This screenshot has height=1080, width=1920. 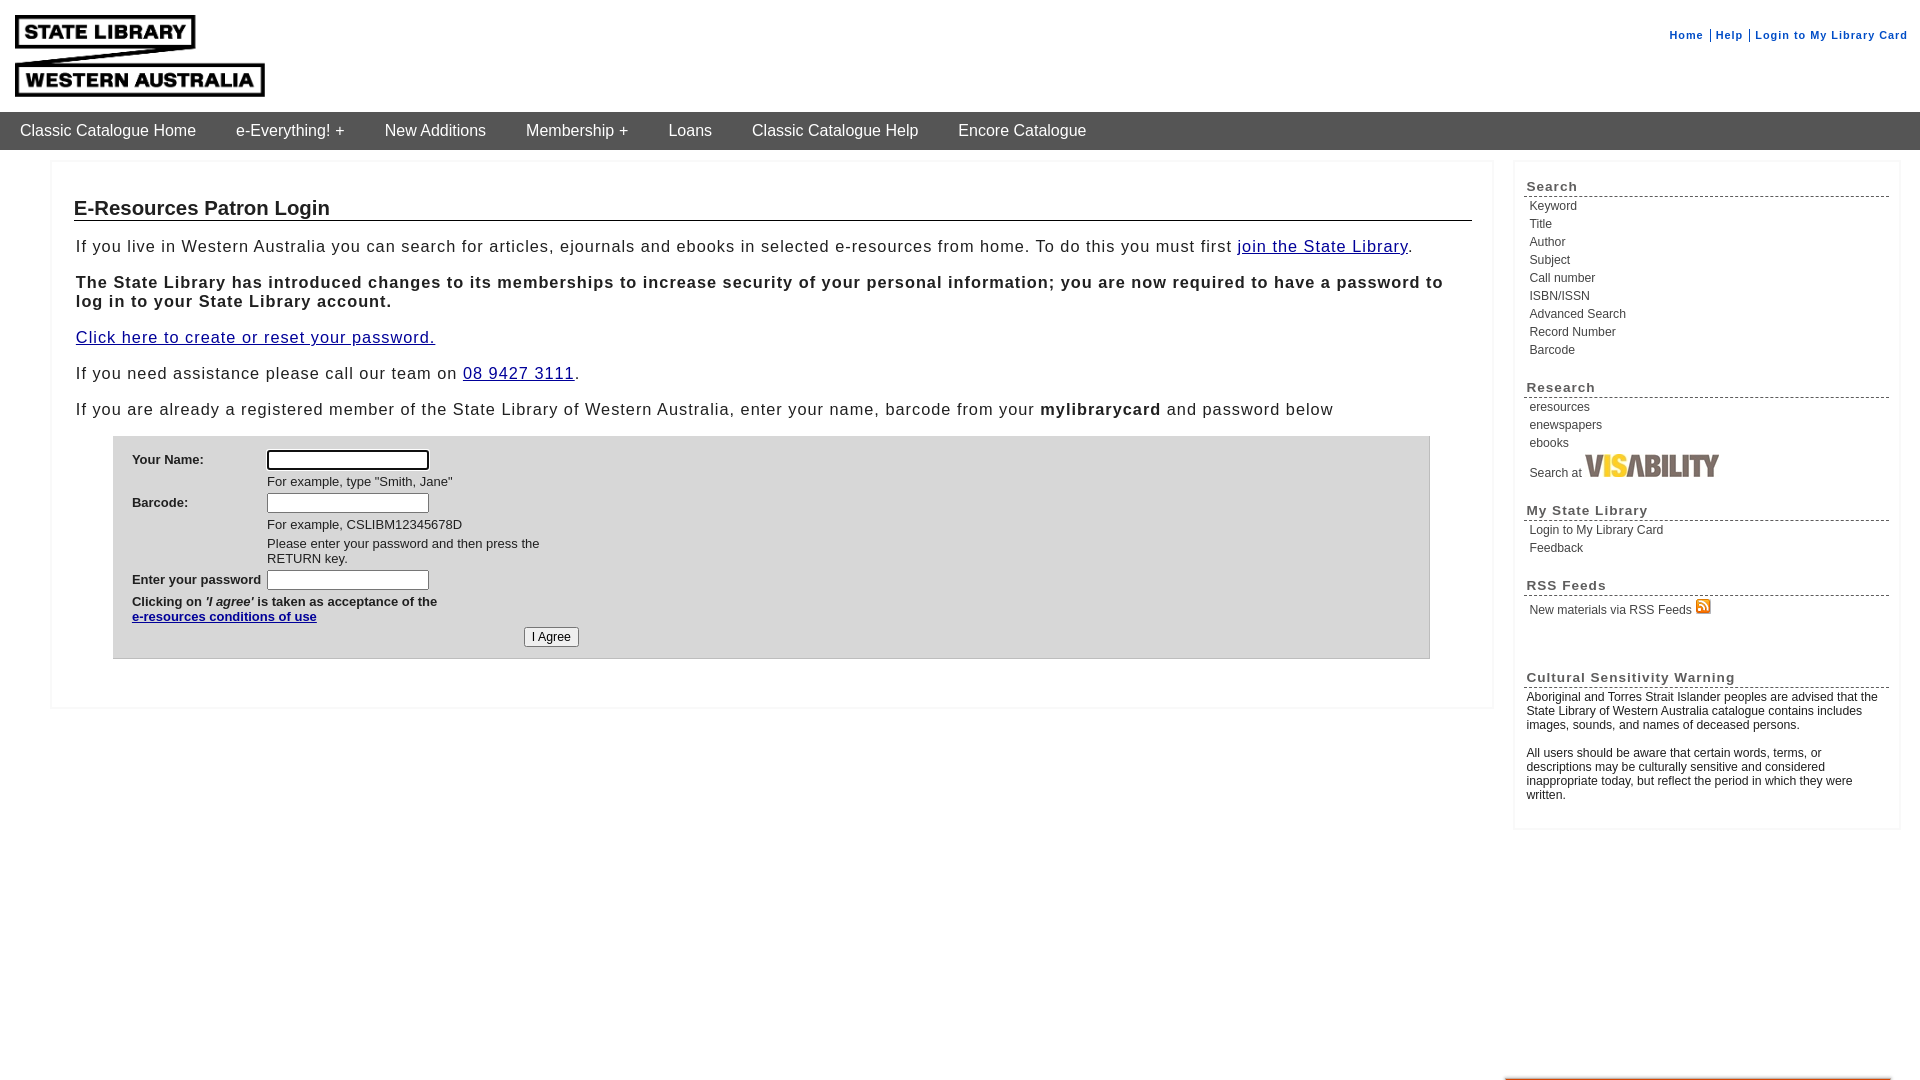 I want to click on 'join the State Library', so click(x=1321, y=245).